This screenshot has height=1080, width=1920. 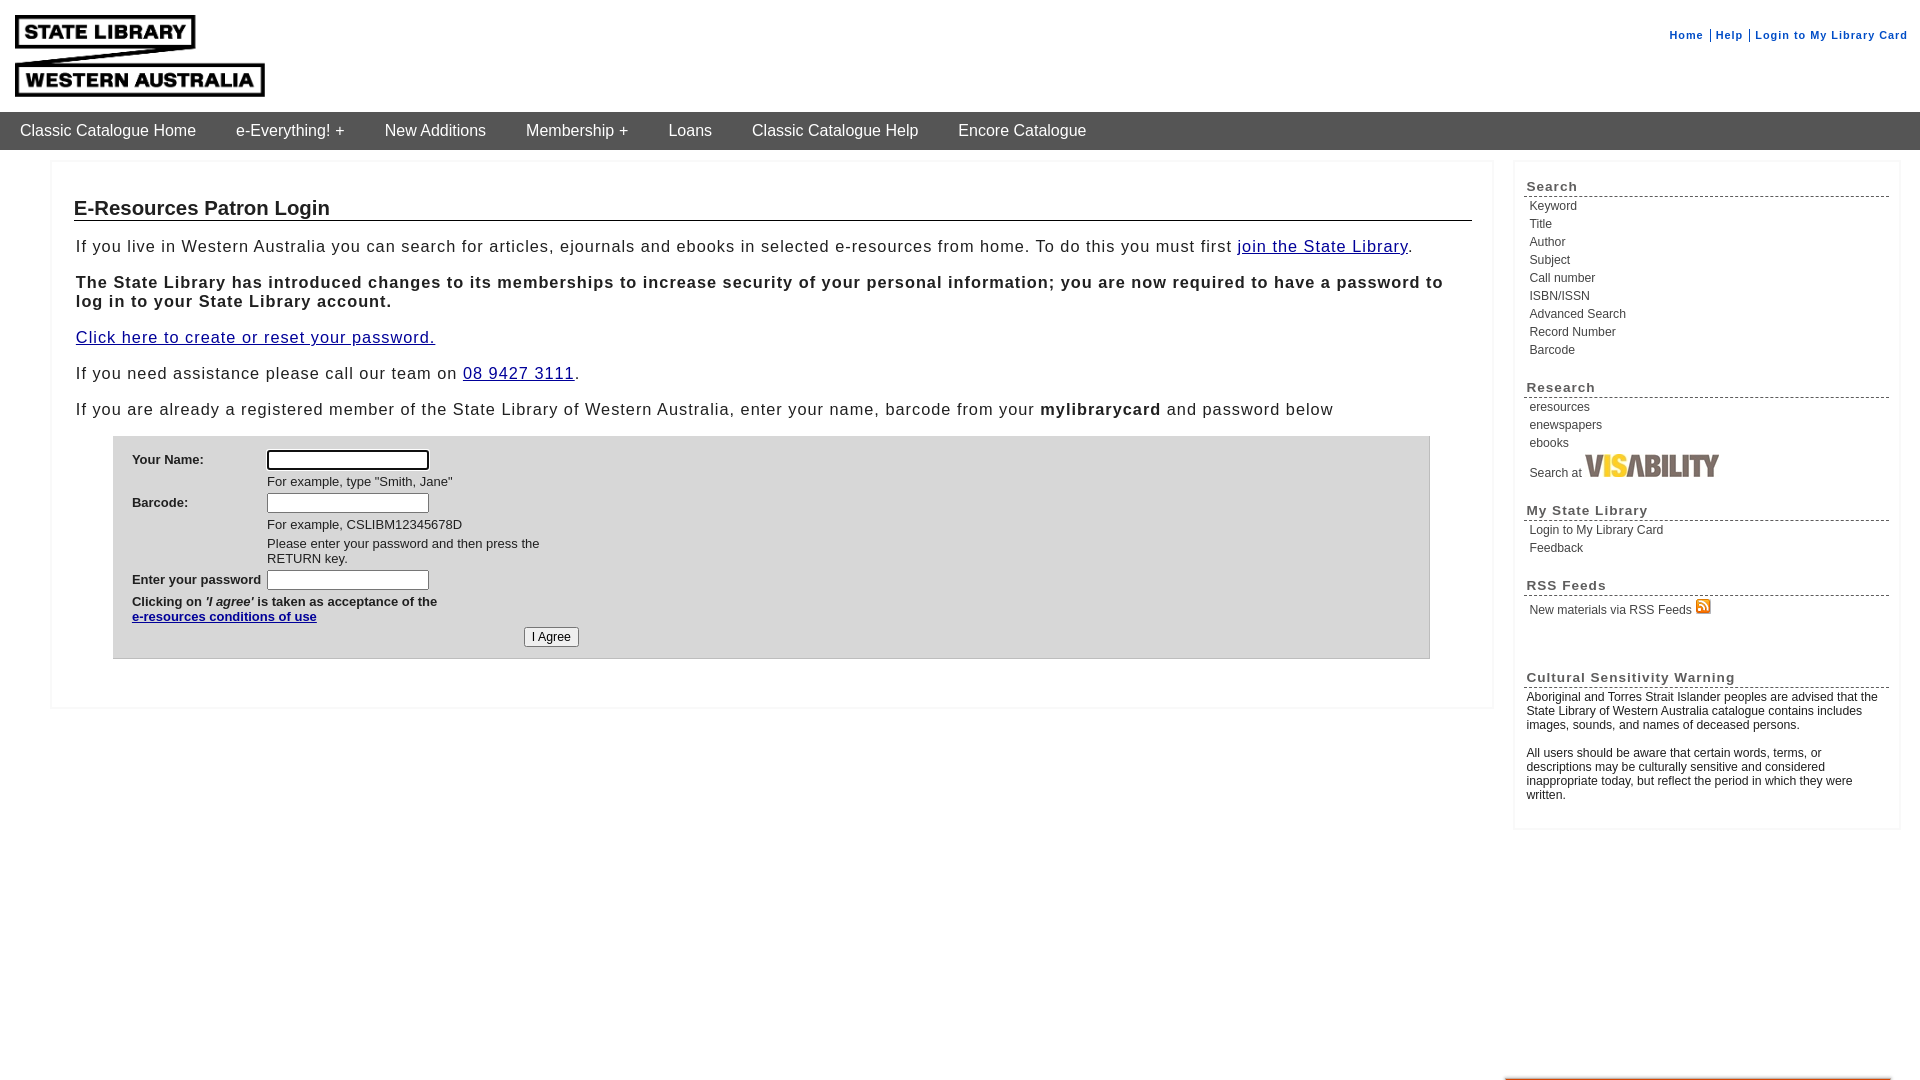 I want to click on 'join the State Library', so click(x=1321, y=245).